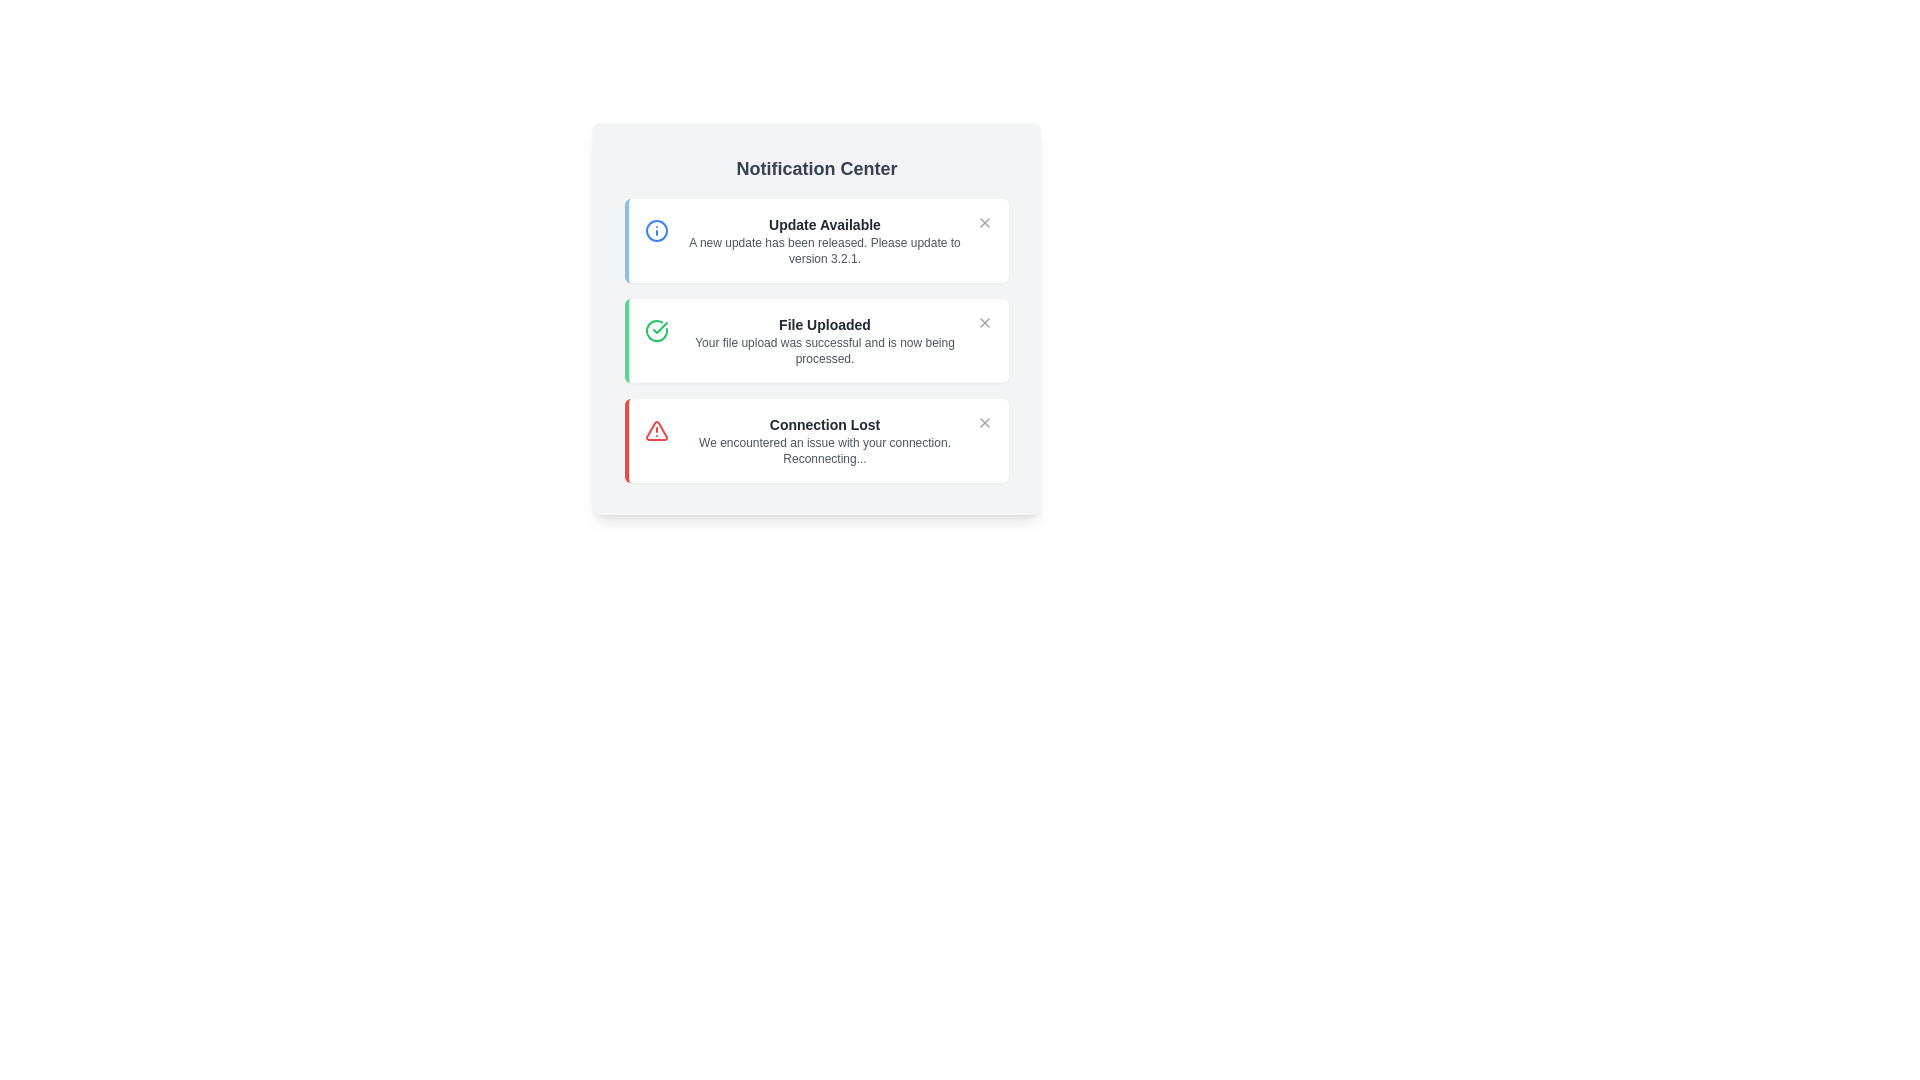 The image size is (1920, 1080). What do you see at coordinates (825, 451) in the screenshot?
I see `the status message informing users about connection issues, located beneath the 'Connection Lost' headline in the Notification Center` at bounding box center [825, 451].